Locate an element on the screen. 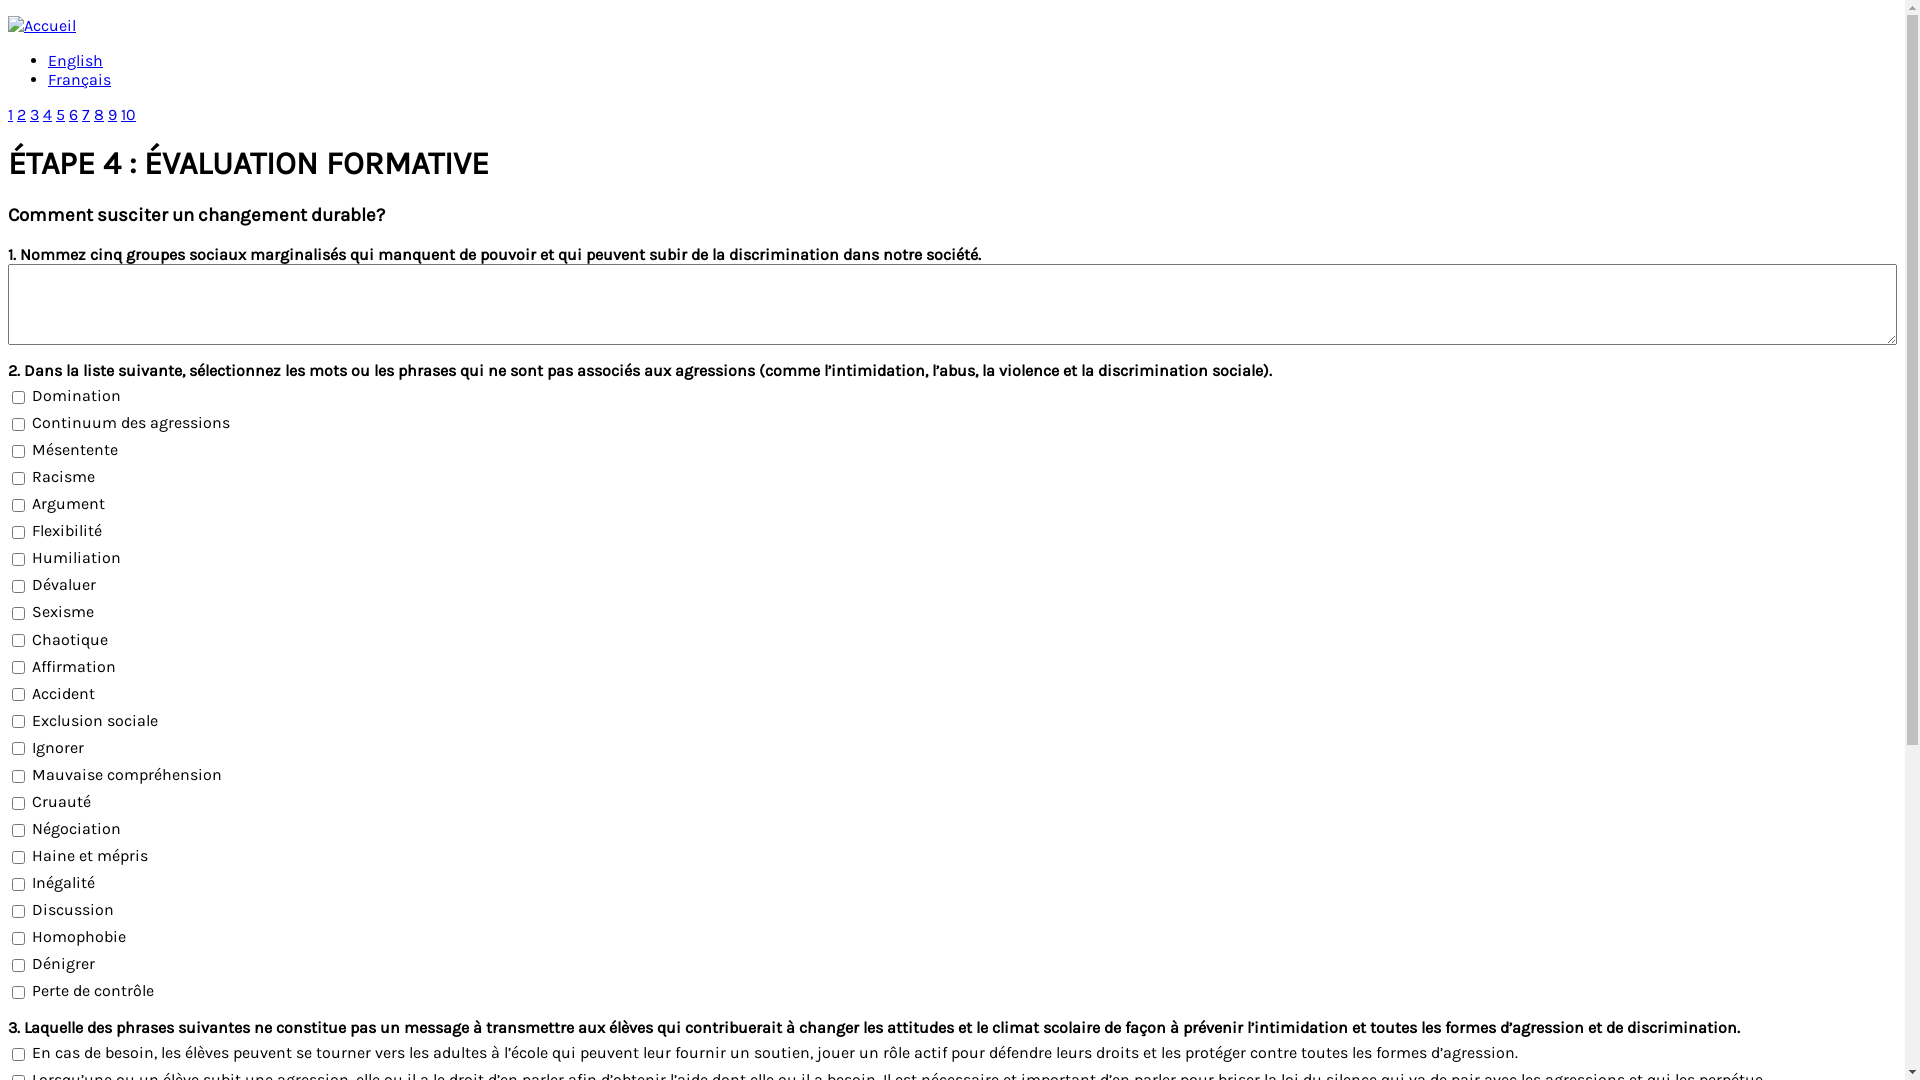 This screenshot has width=1920, height=1080. '7' is located at coordinates (85, 114).